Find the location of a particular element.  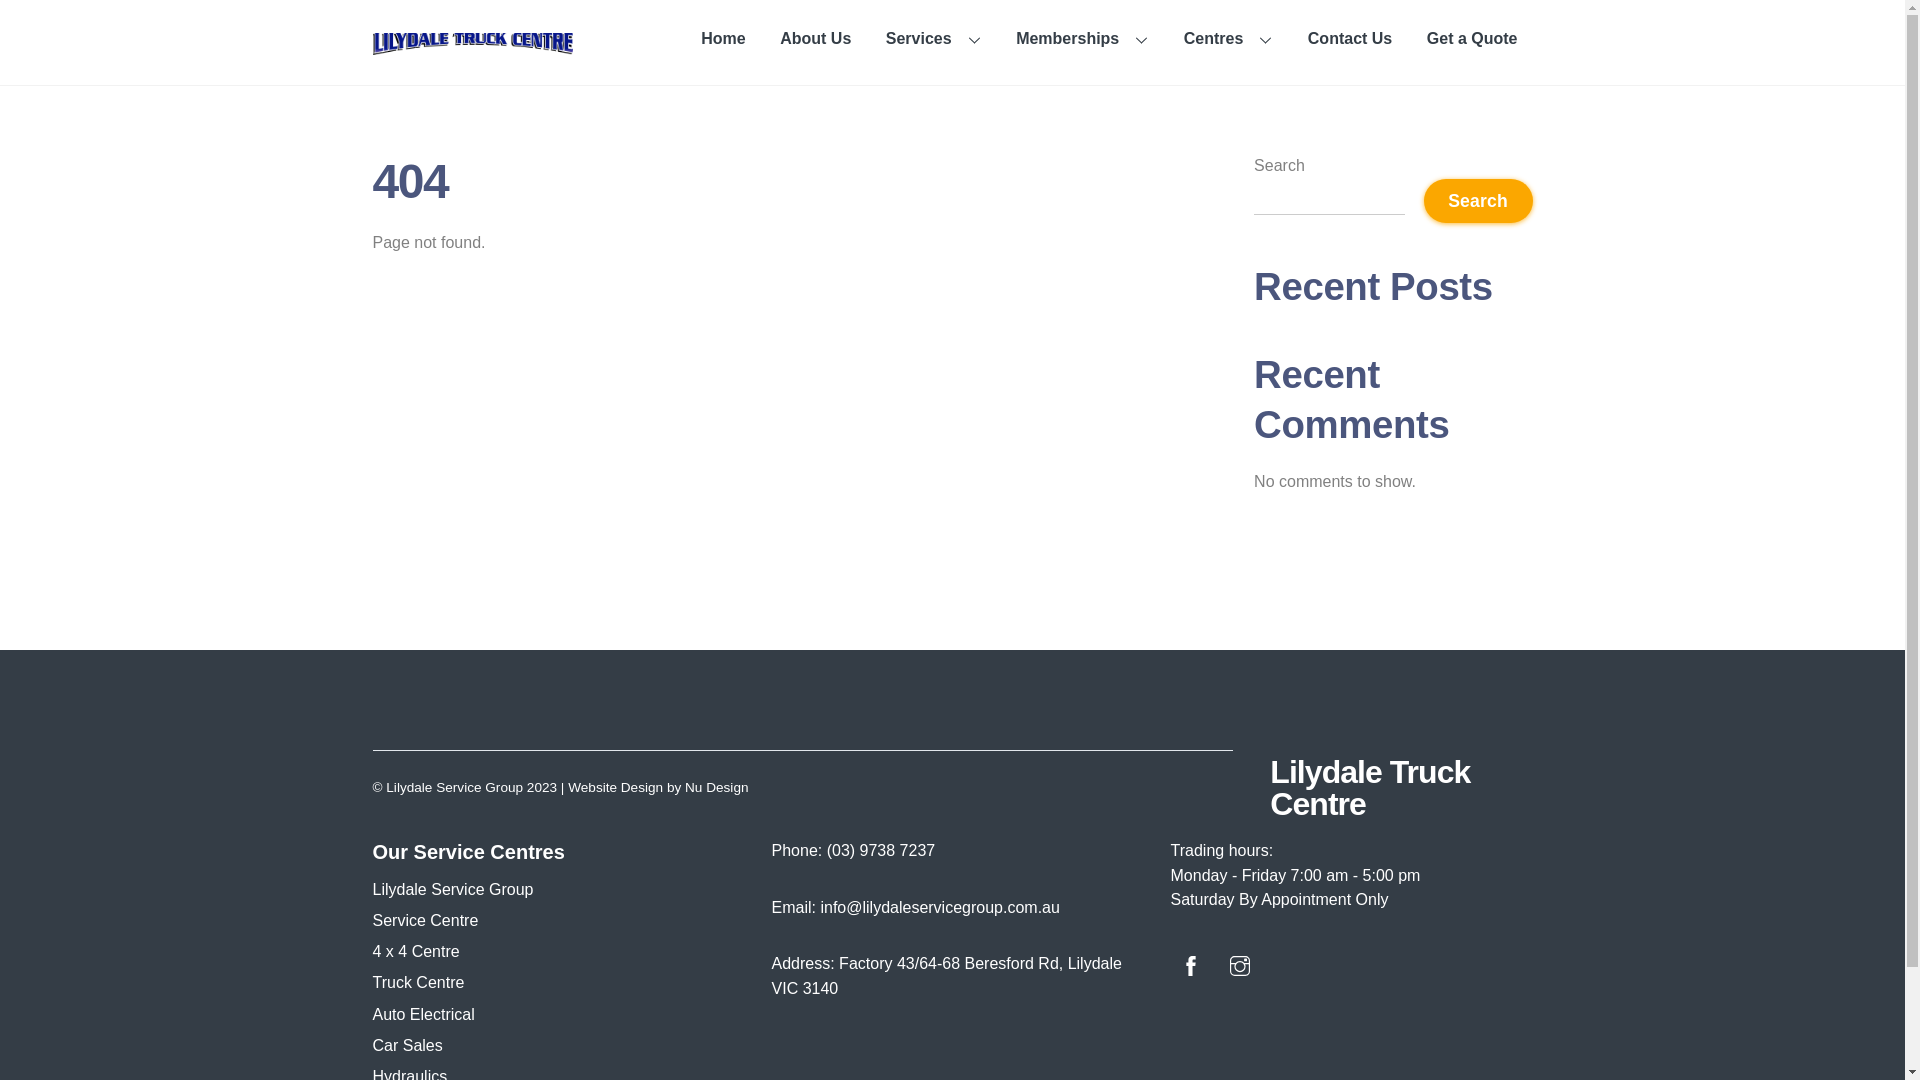

'Contact Us' is located at coordinates (1292, 38).